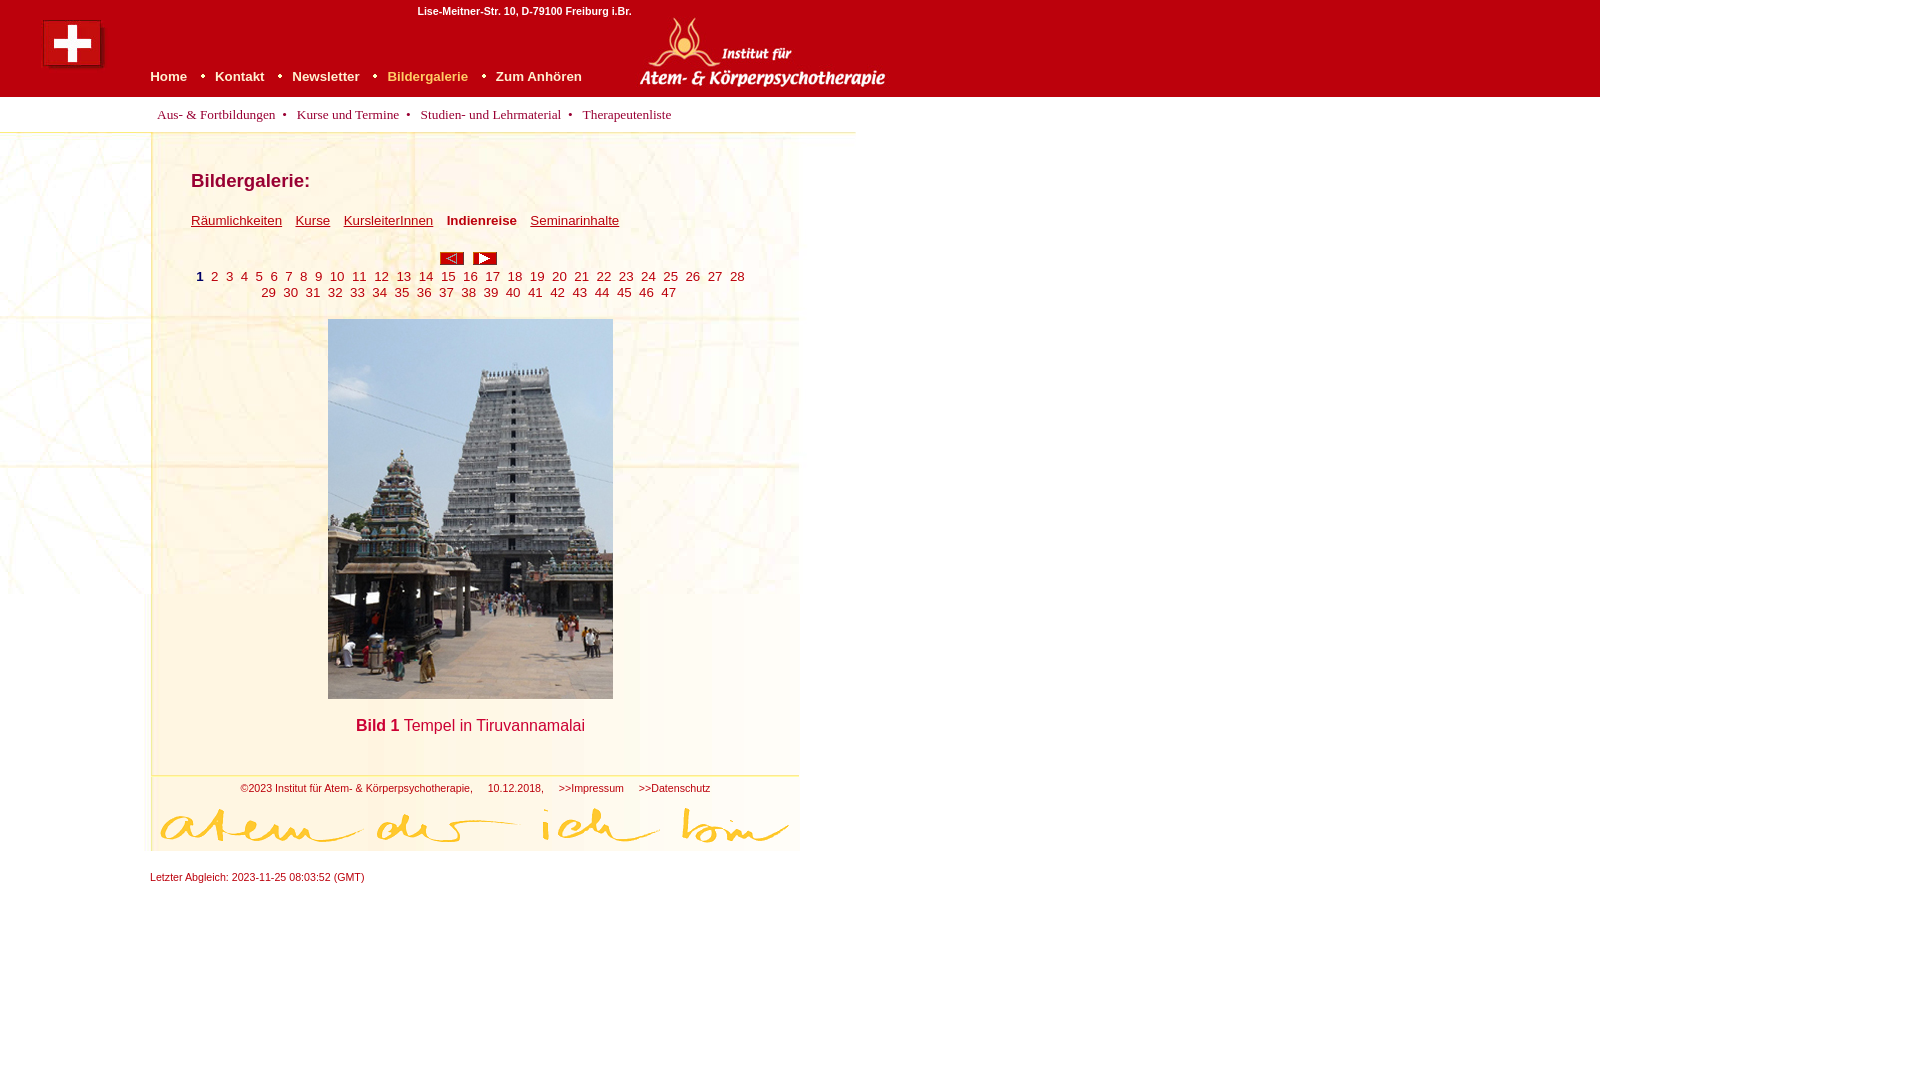  I want to click on '16', so click(461, 276).